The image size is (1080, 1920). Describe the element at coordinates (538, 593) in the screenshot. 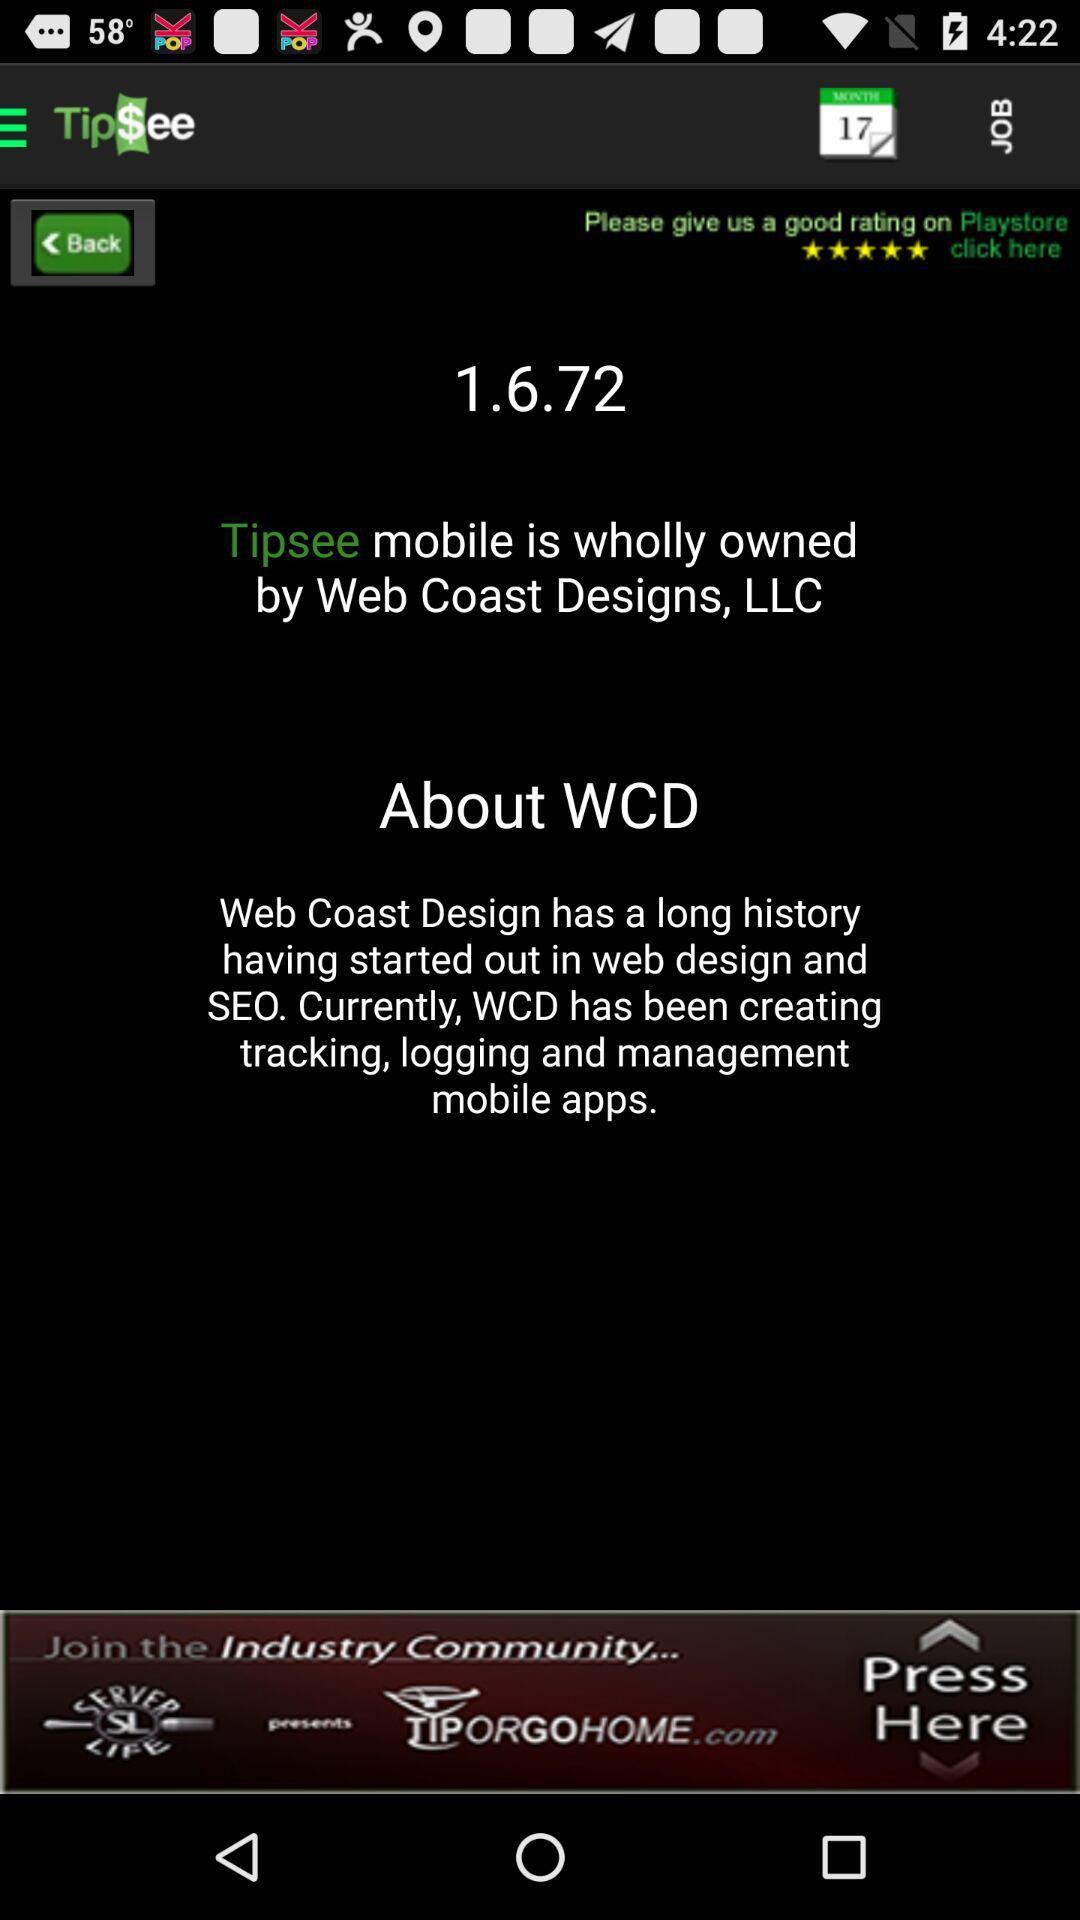

I see `app below the 1.6.72 icon` at that location.